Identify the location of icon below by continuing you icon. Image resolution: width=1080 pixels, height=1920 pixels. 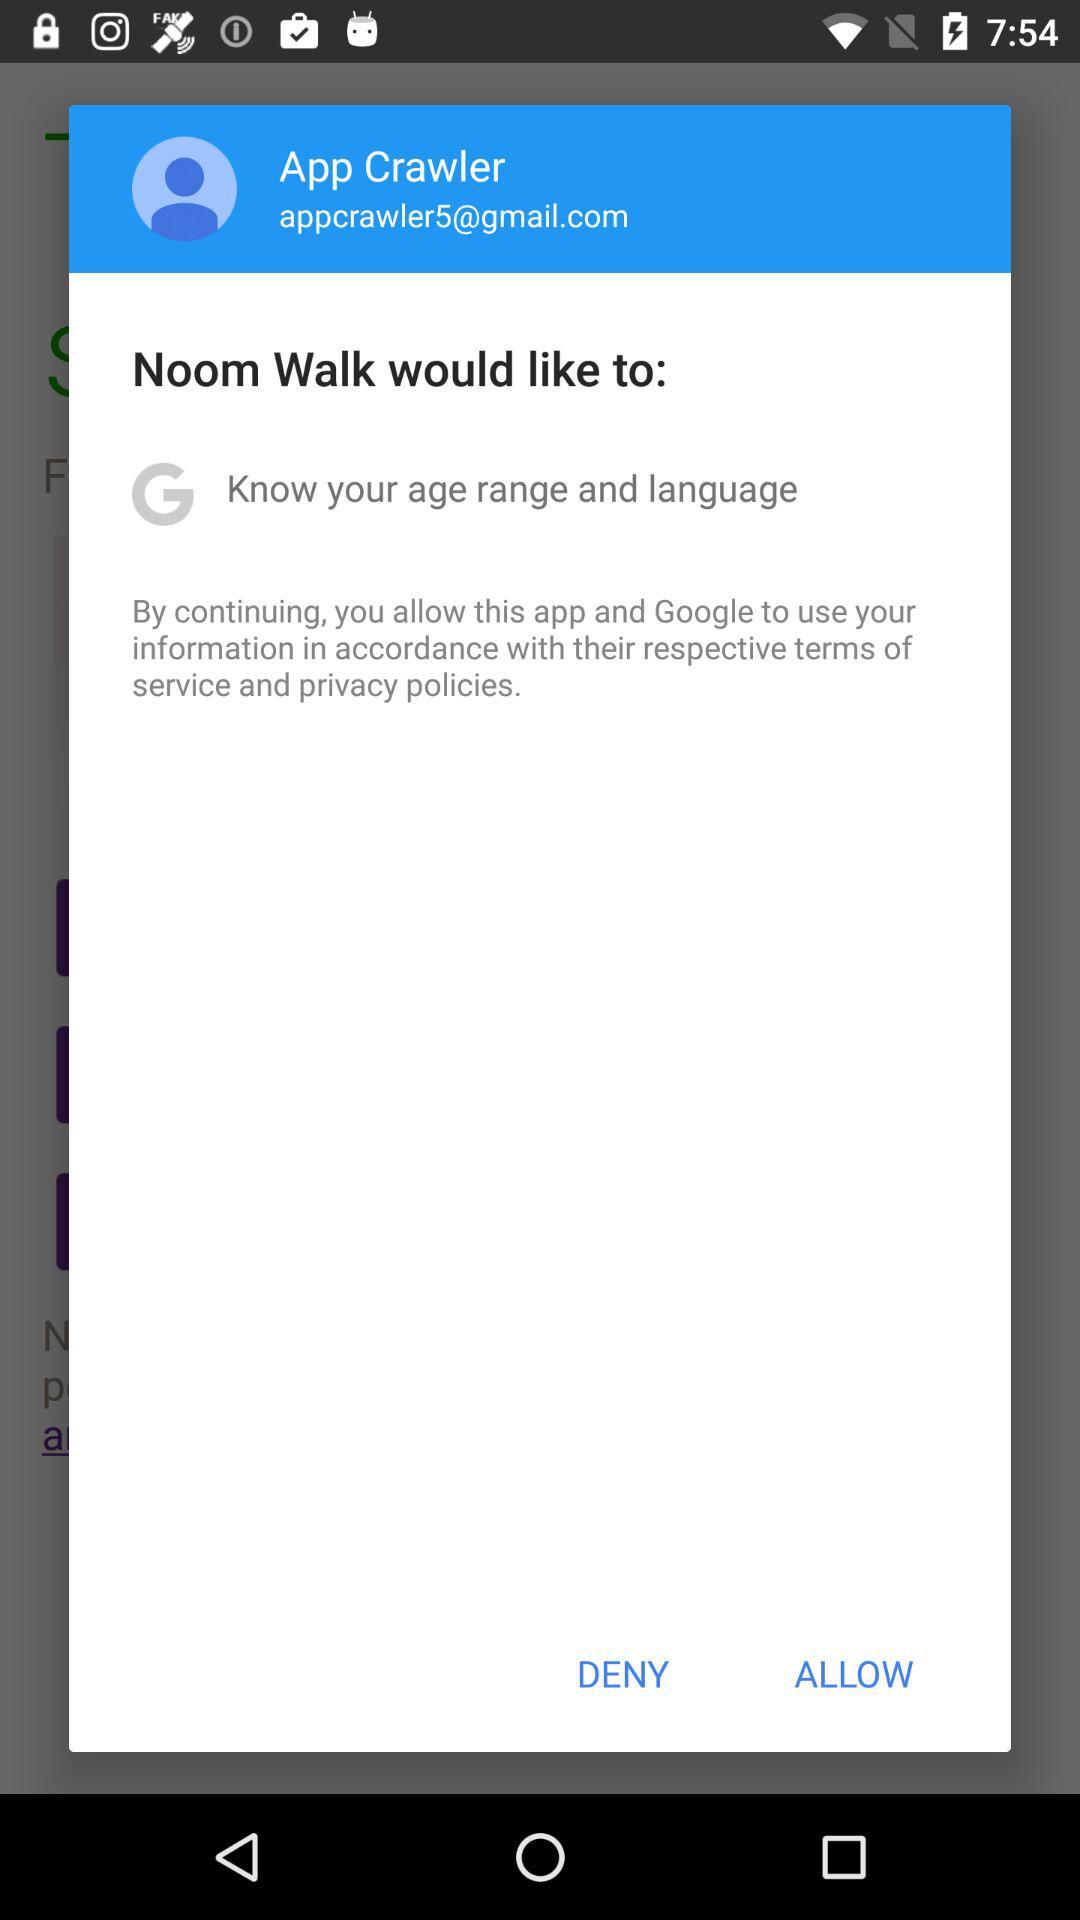
(621, 1673).